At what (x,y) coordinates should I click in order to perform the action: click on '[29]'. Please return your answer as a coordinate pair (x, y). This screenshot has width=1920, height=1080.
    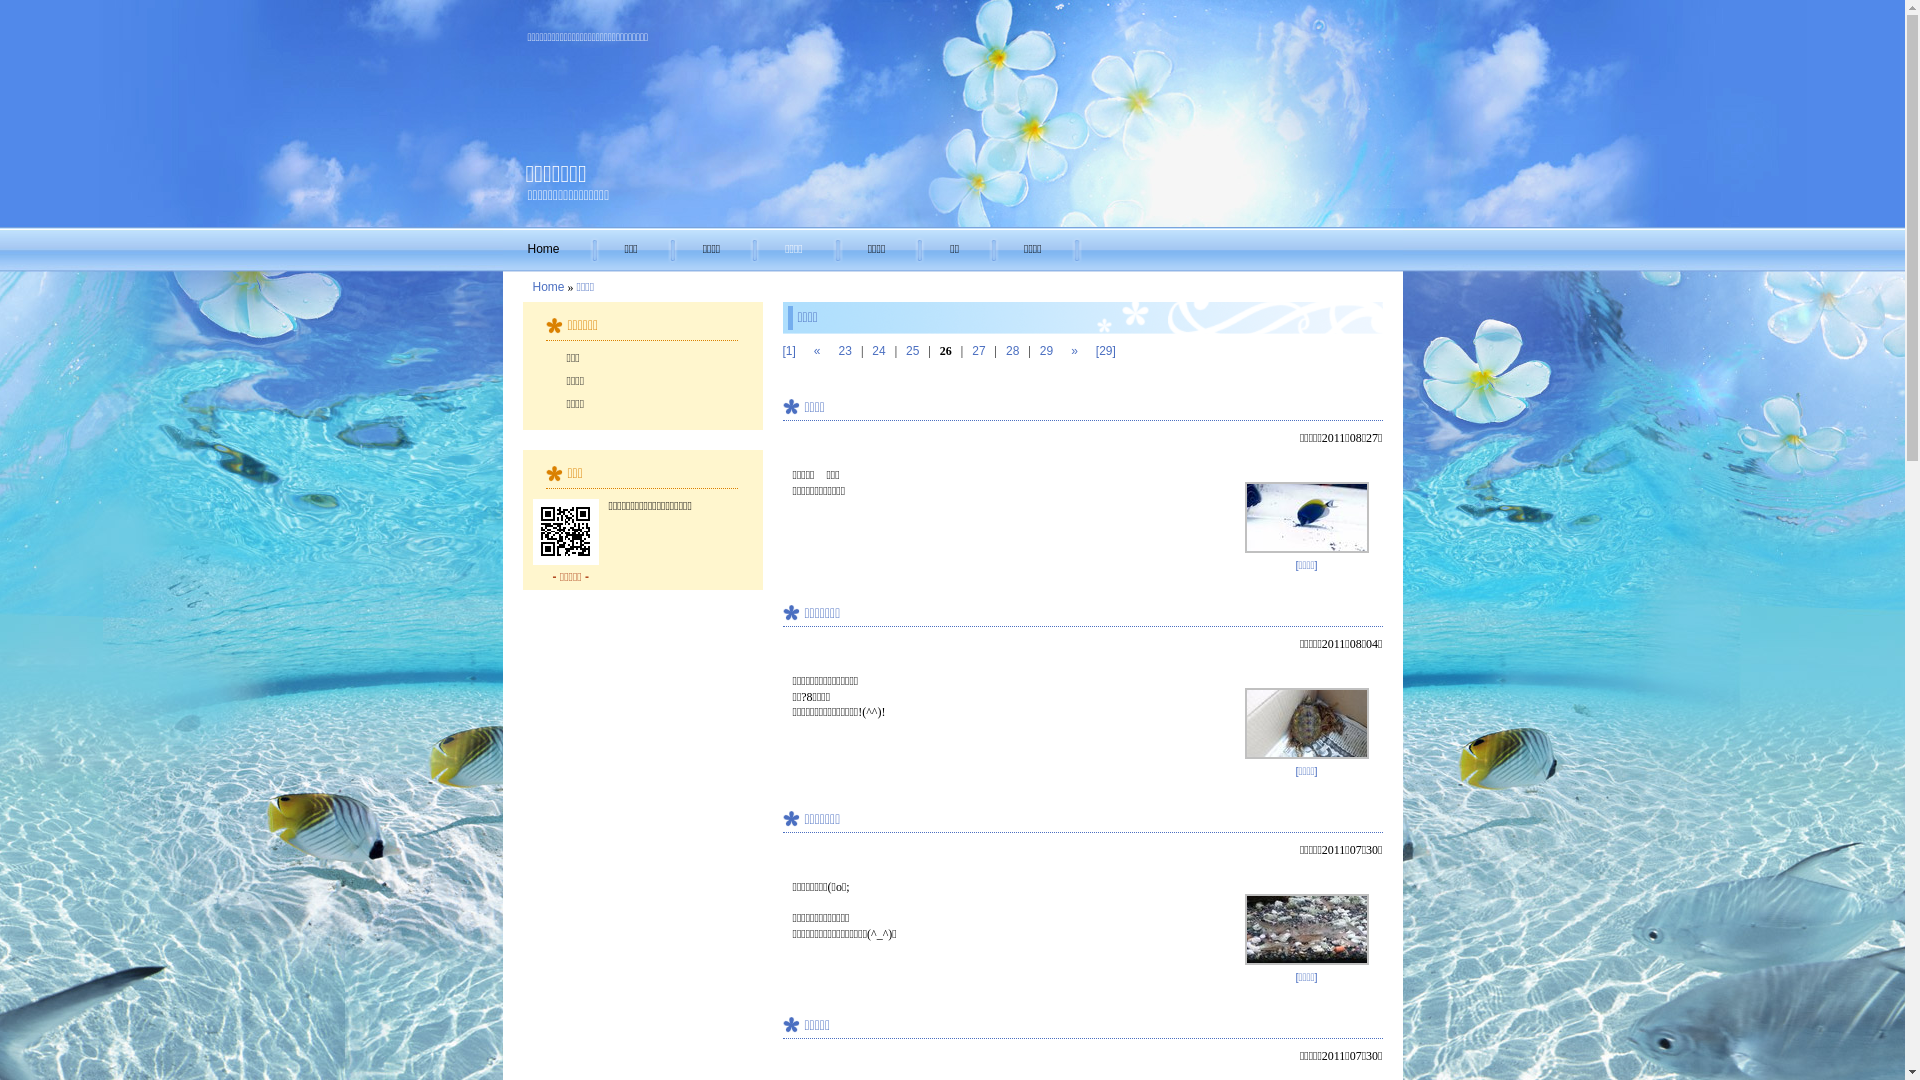
    Looking at the image, I should click on (1104, 350).